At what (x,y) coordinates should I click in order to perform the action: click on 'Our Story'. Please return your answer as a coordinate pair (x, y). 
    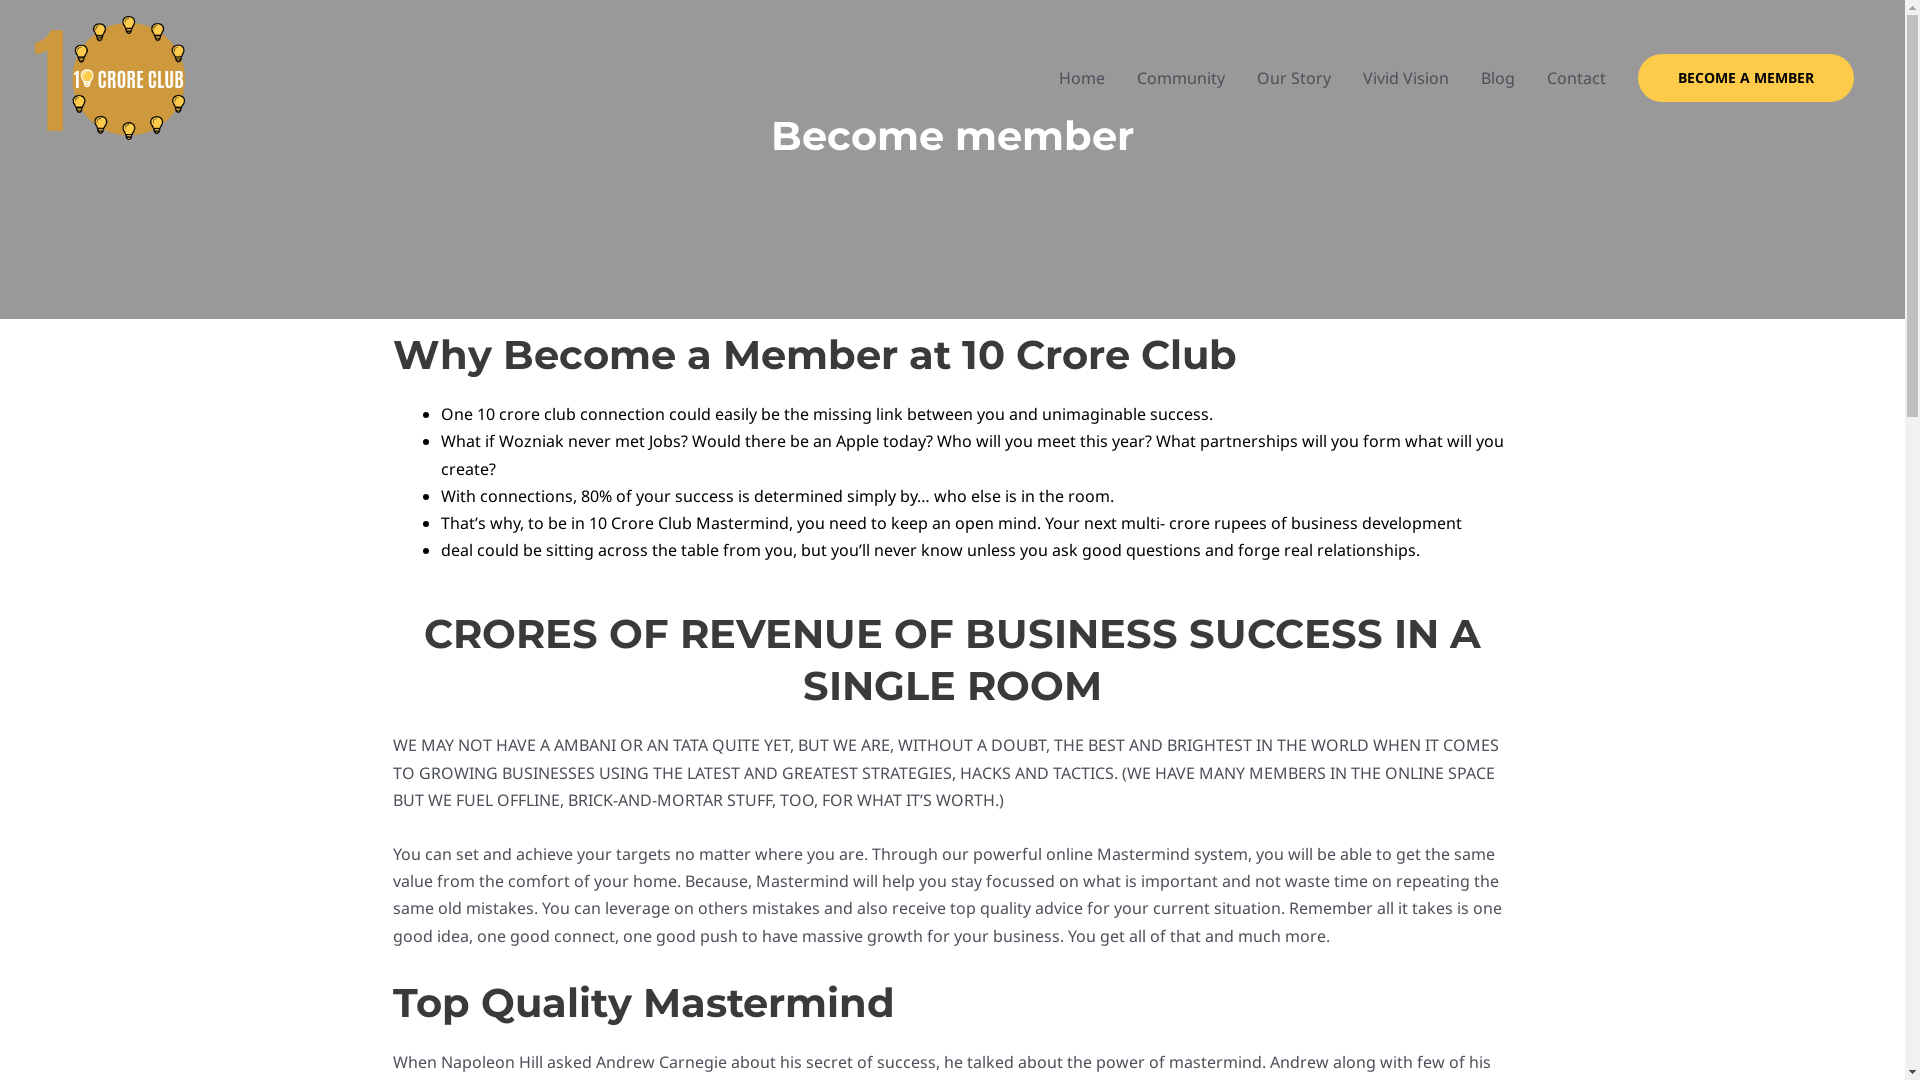
    Looking at the image, I should click on (1240, 76).